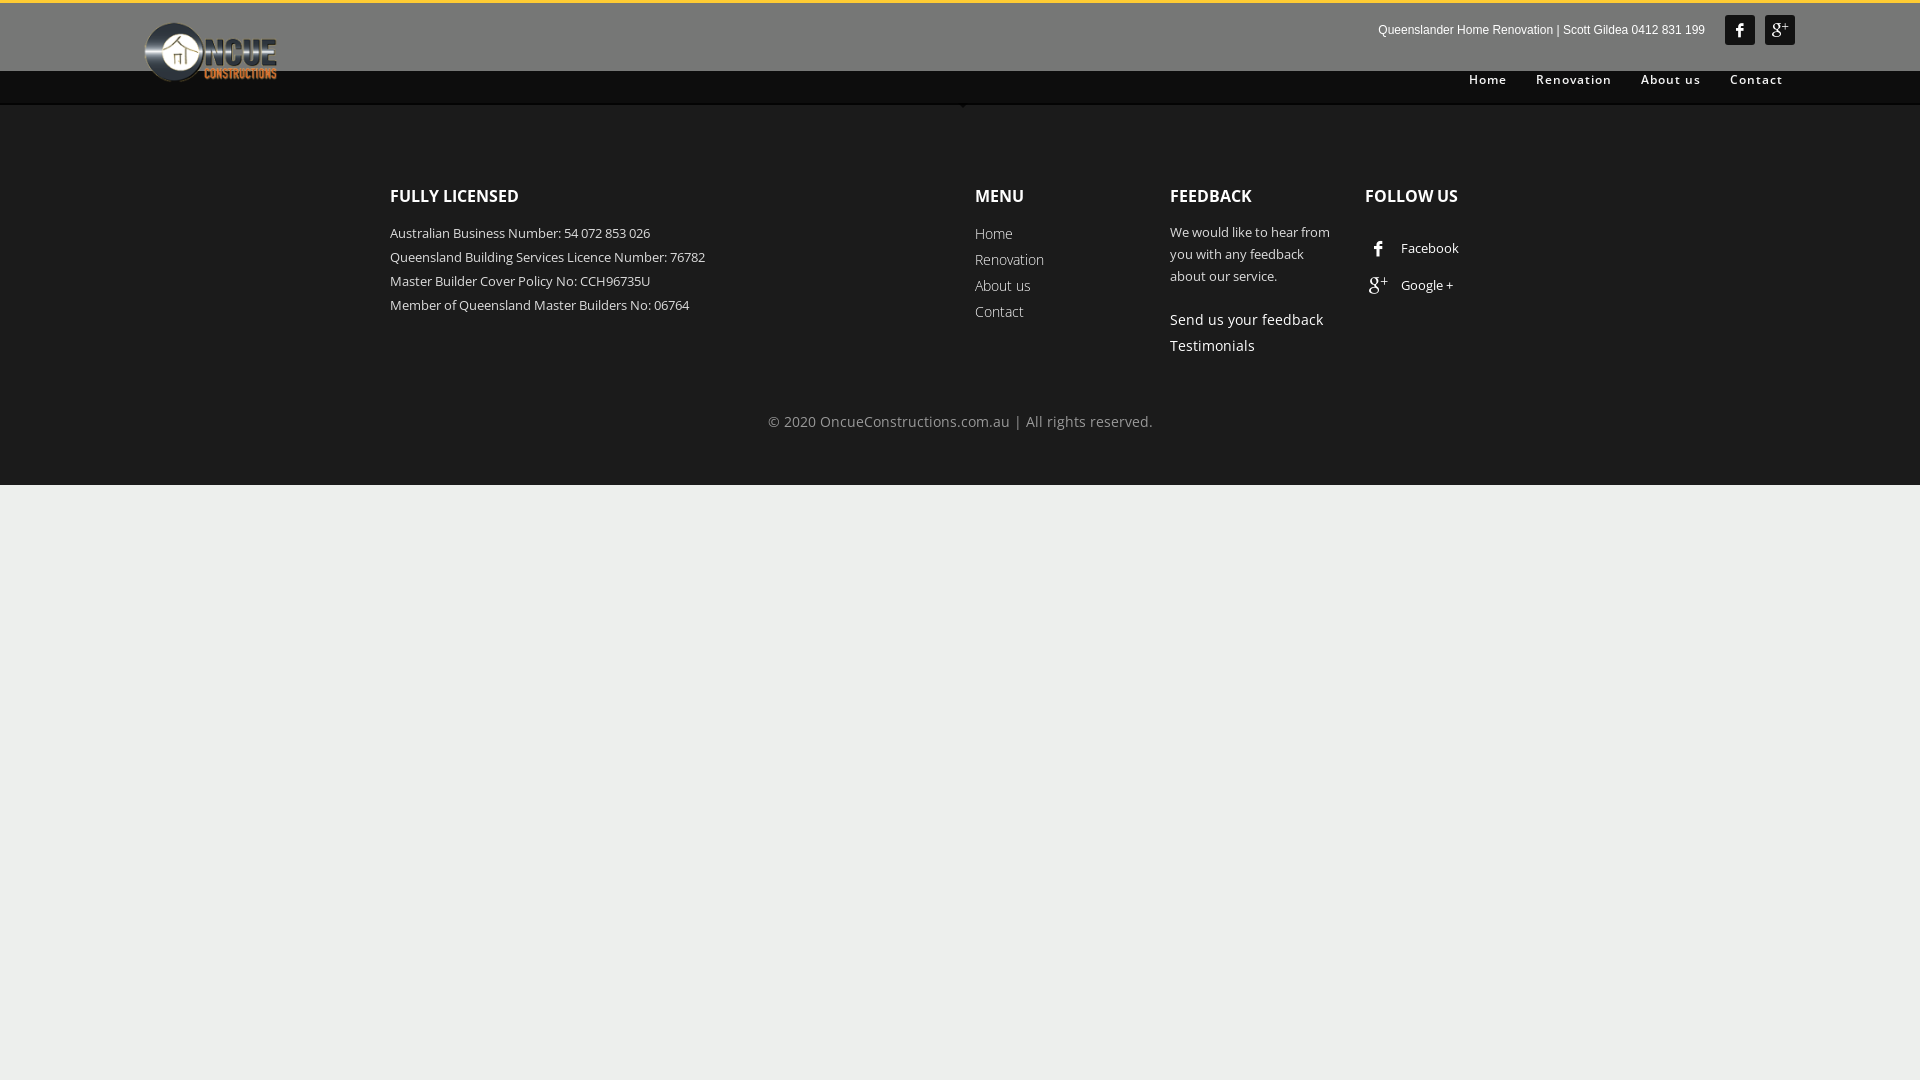 This screenshot has width=1920, height=1080. What do you see at coordinates (1488, 79) in the screenshot?
I see `'Home'` at bounding box center [1488, 79].